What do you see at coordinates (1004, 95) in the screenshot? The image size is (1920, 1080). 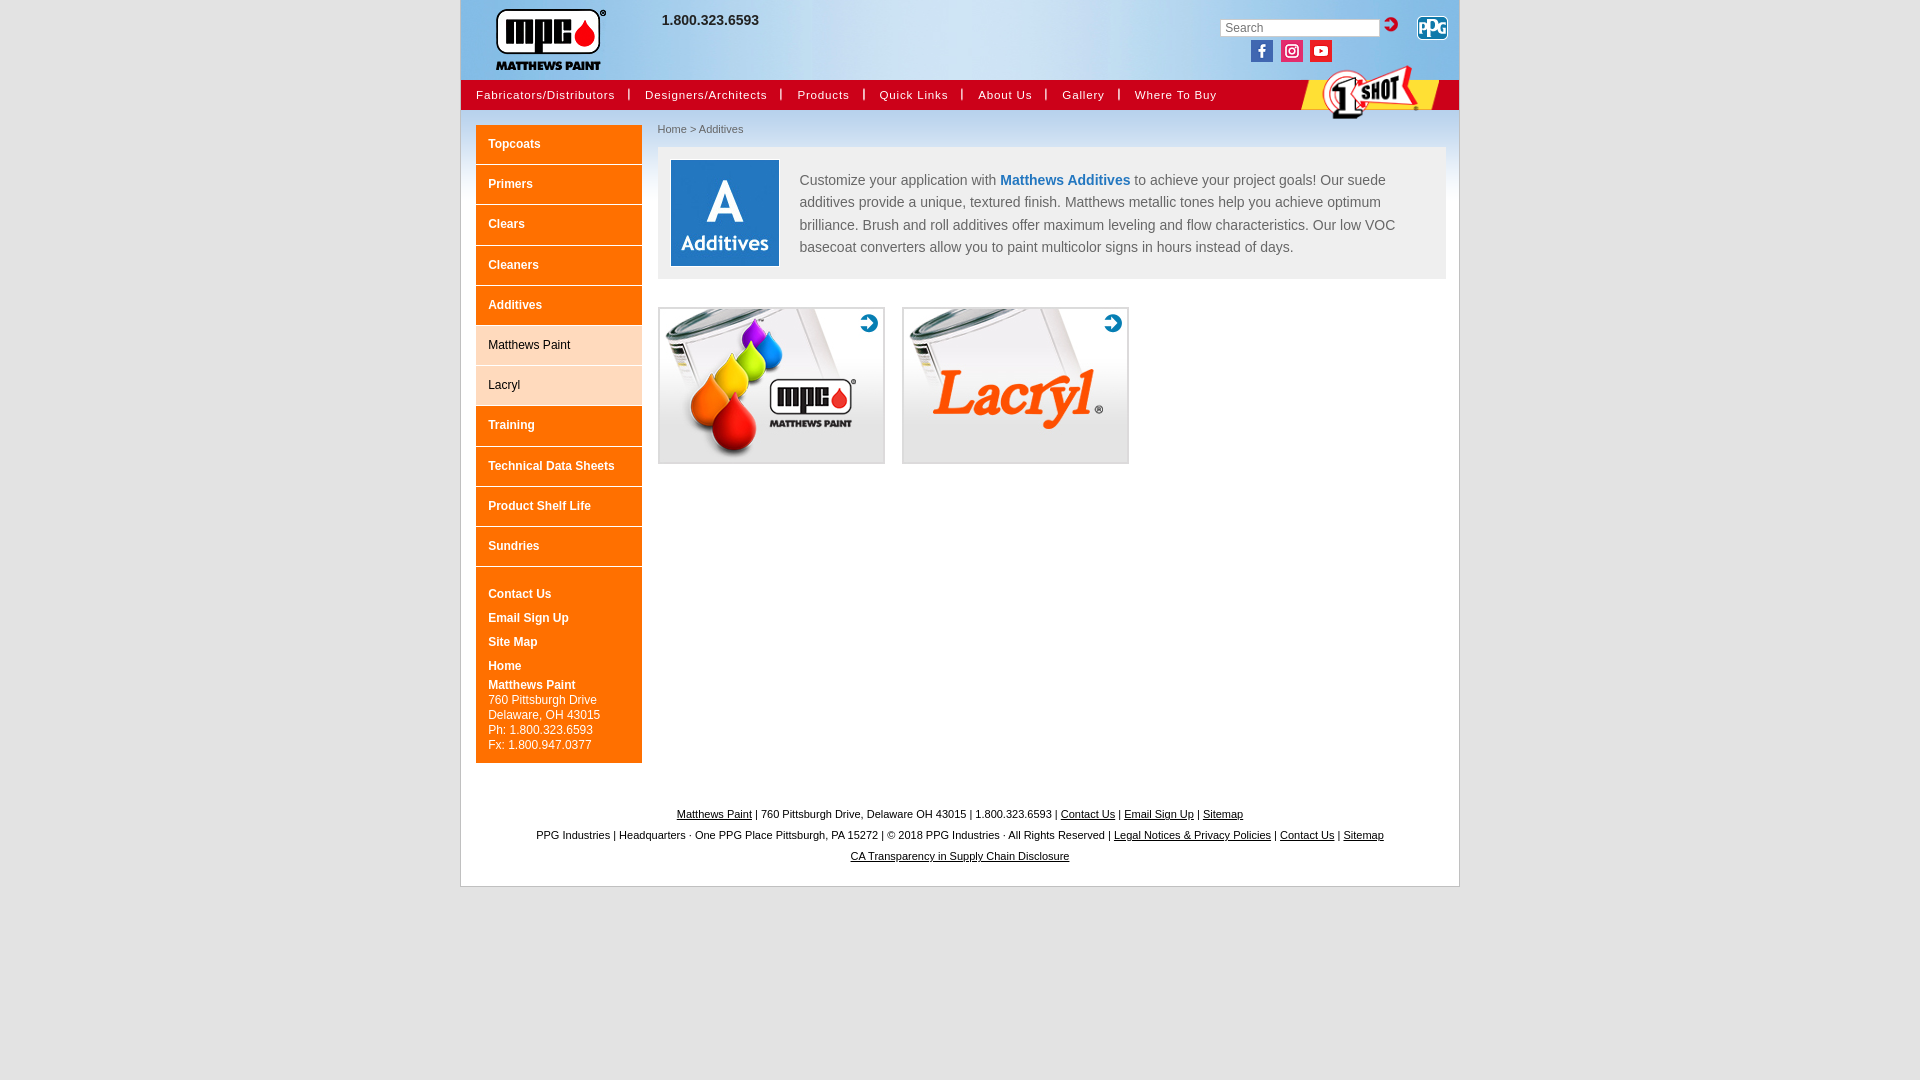 I see `'About Us'` at bounding box center [1004, 95].